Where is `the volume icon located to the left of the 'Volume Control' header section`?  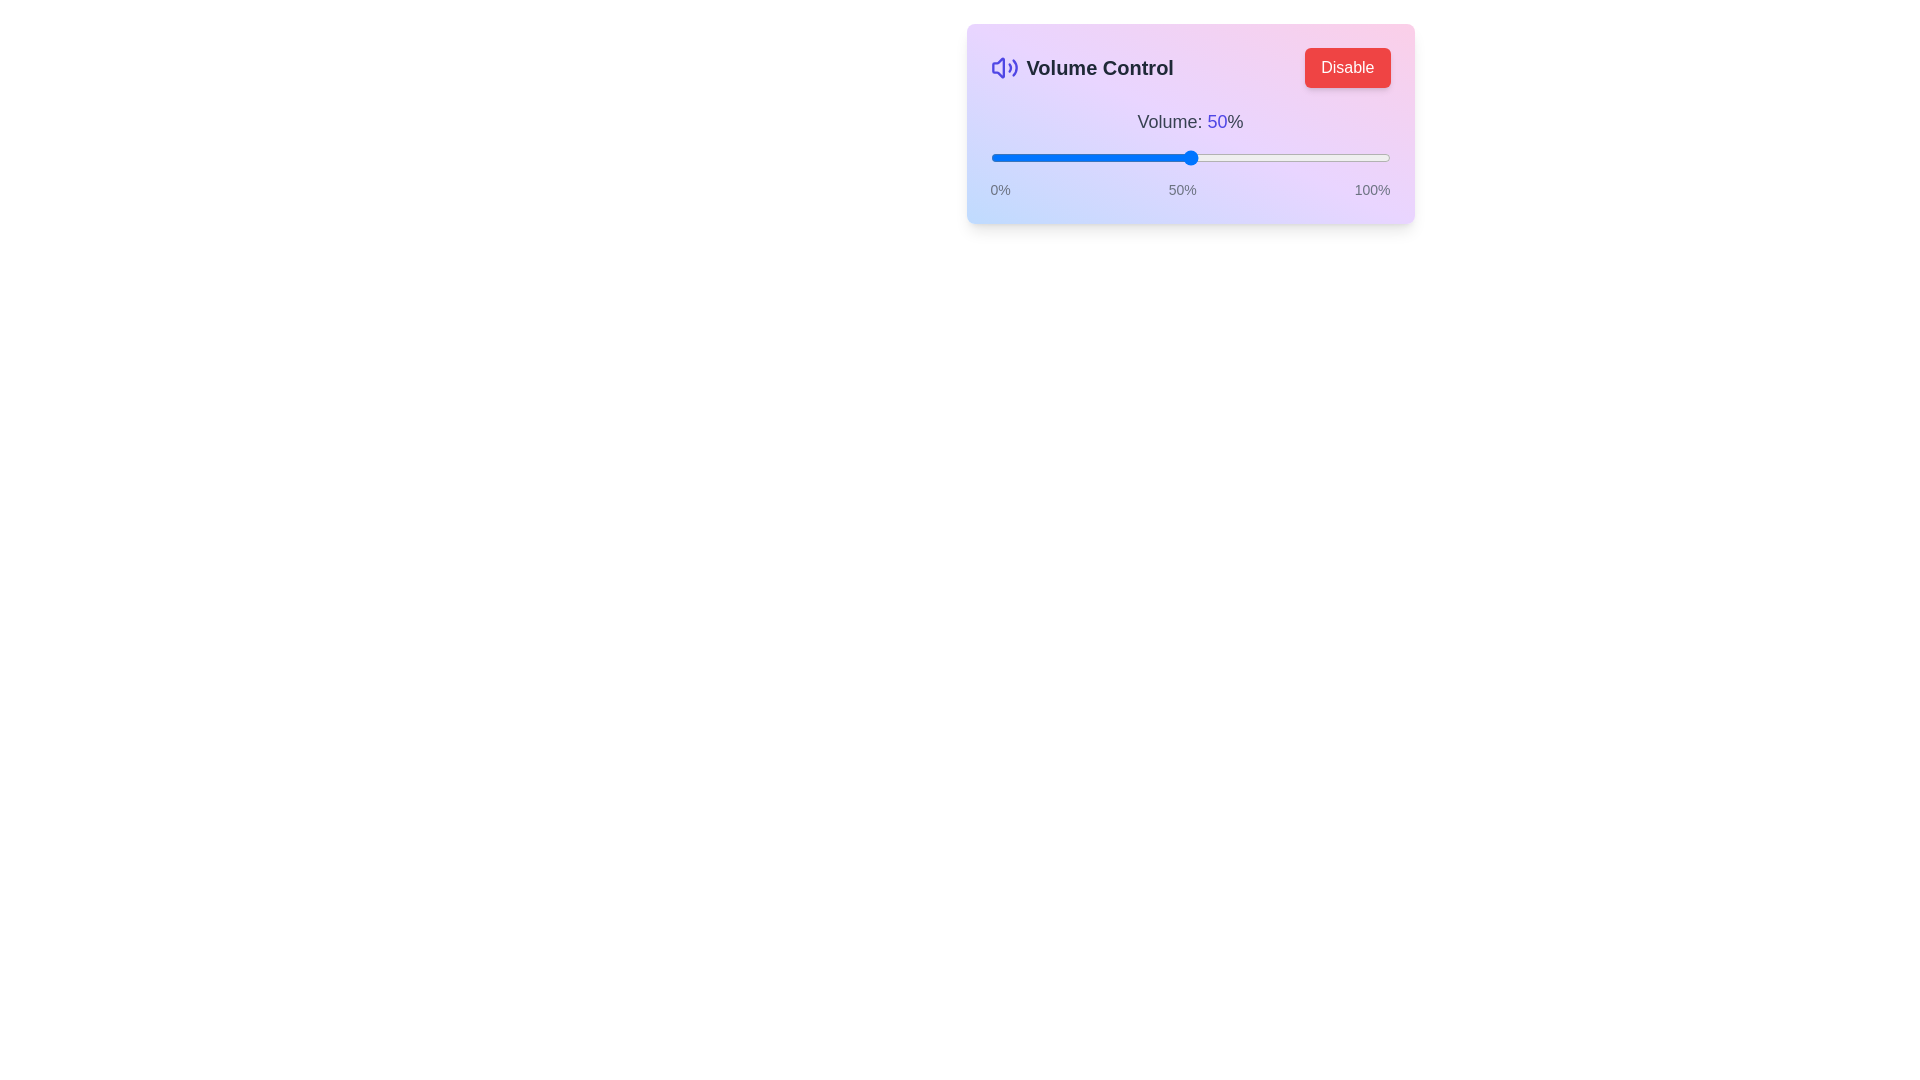
the volume icon located to the left of the 'Volume Control' header section is located at coordinates (1004, 67).